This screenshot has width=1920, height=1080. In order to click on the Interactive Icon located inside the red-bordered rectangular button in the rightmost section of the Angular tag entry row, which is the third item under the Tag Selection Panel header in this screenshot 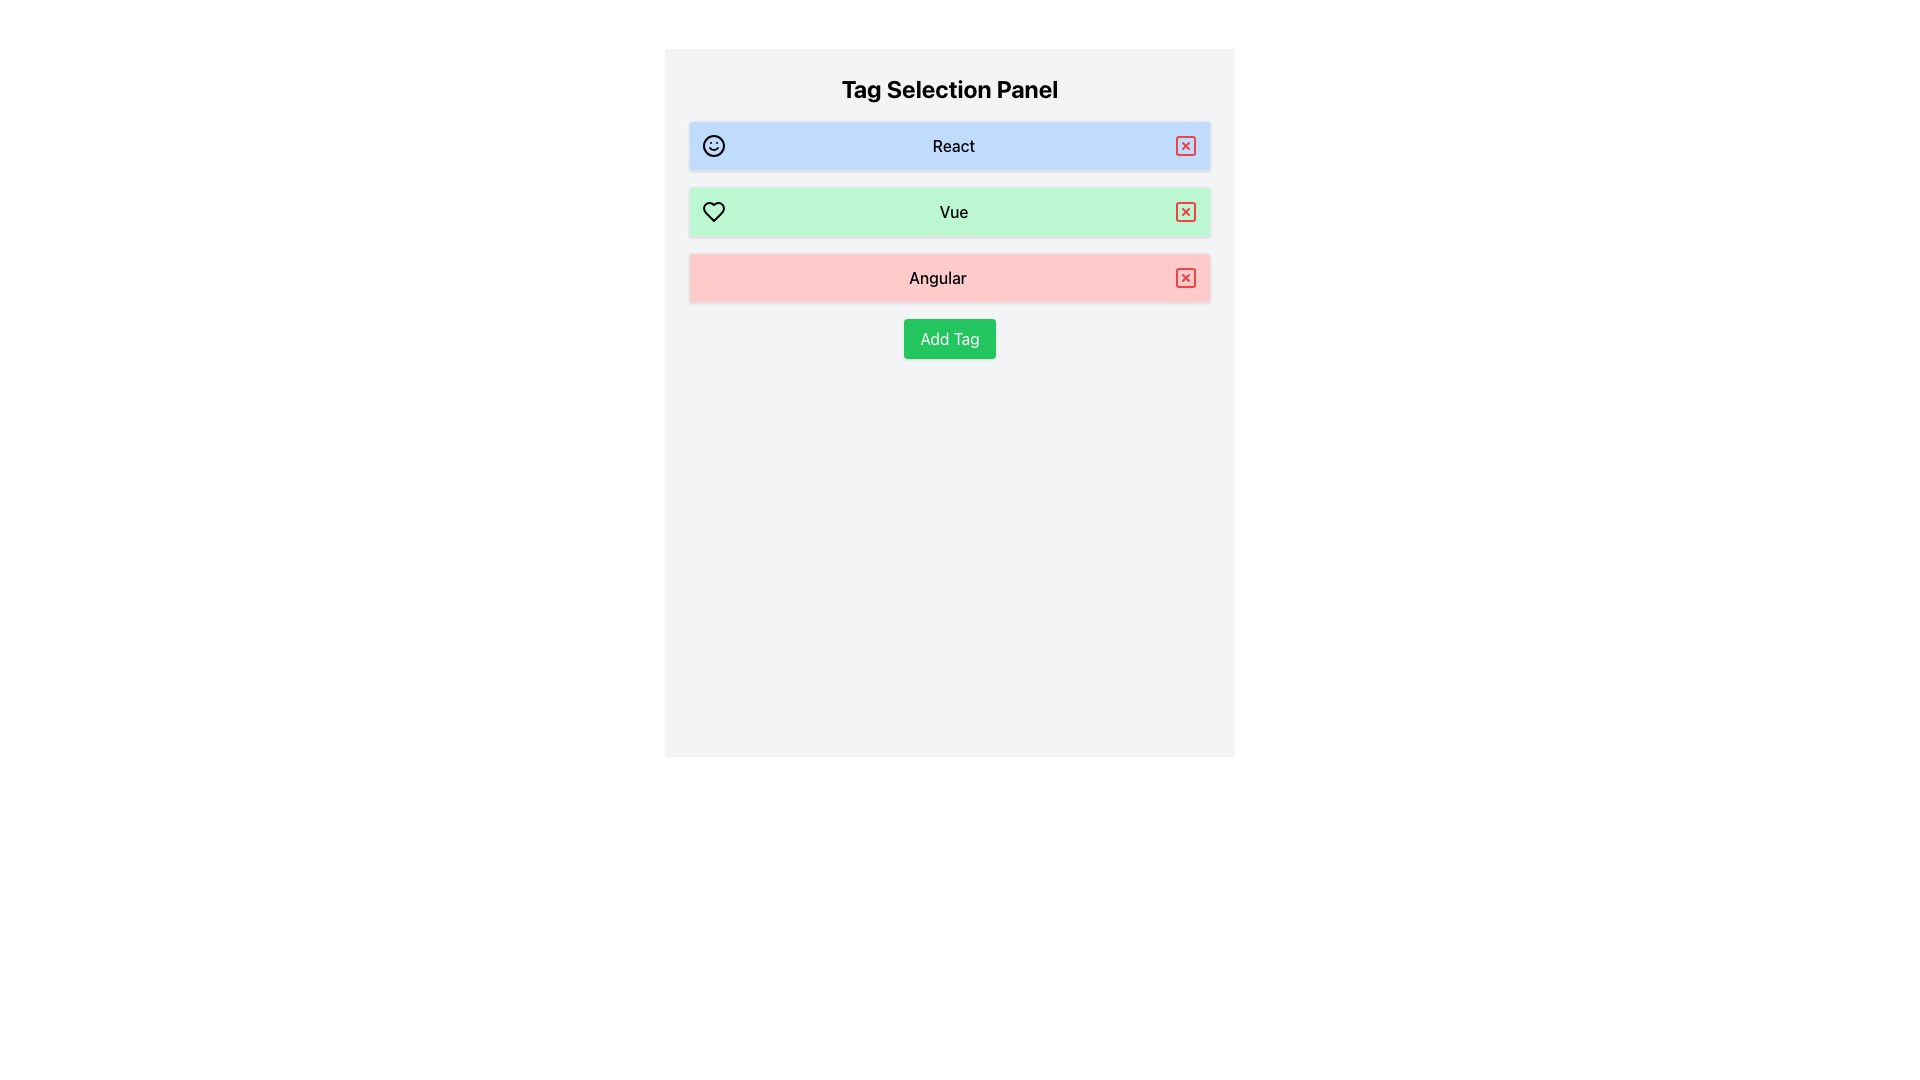, I will do `click(1185, 277)`.